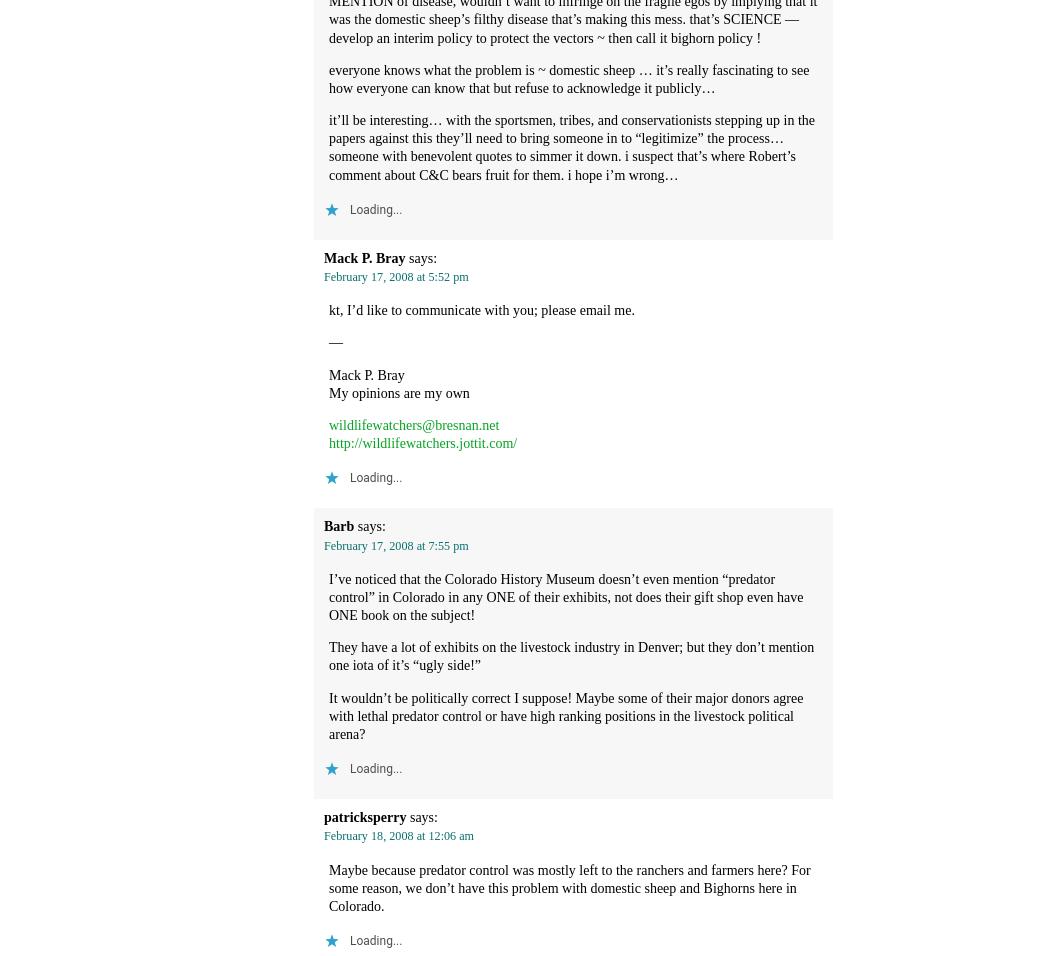  What do you see at coordinates (398, 835) in the screenshot?
I see `'February 18, 2008 at 12:06 am'` at bounding box center [398, 835].